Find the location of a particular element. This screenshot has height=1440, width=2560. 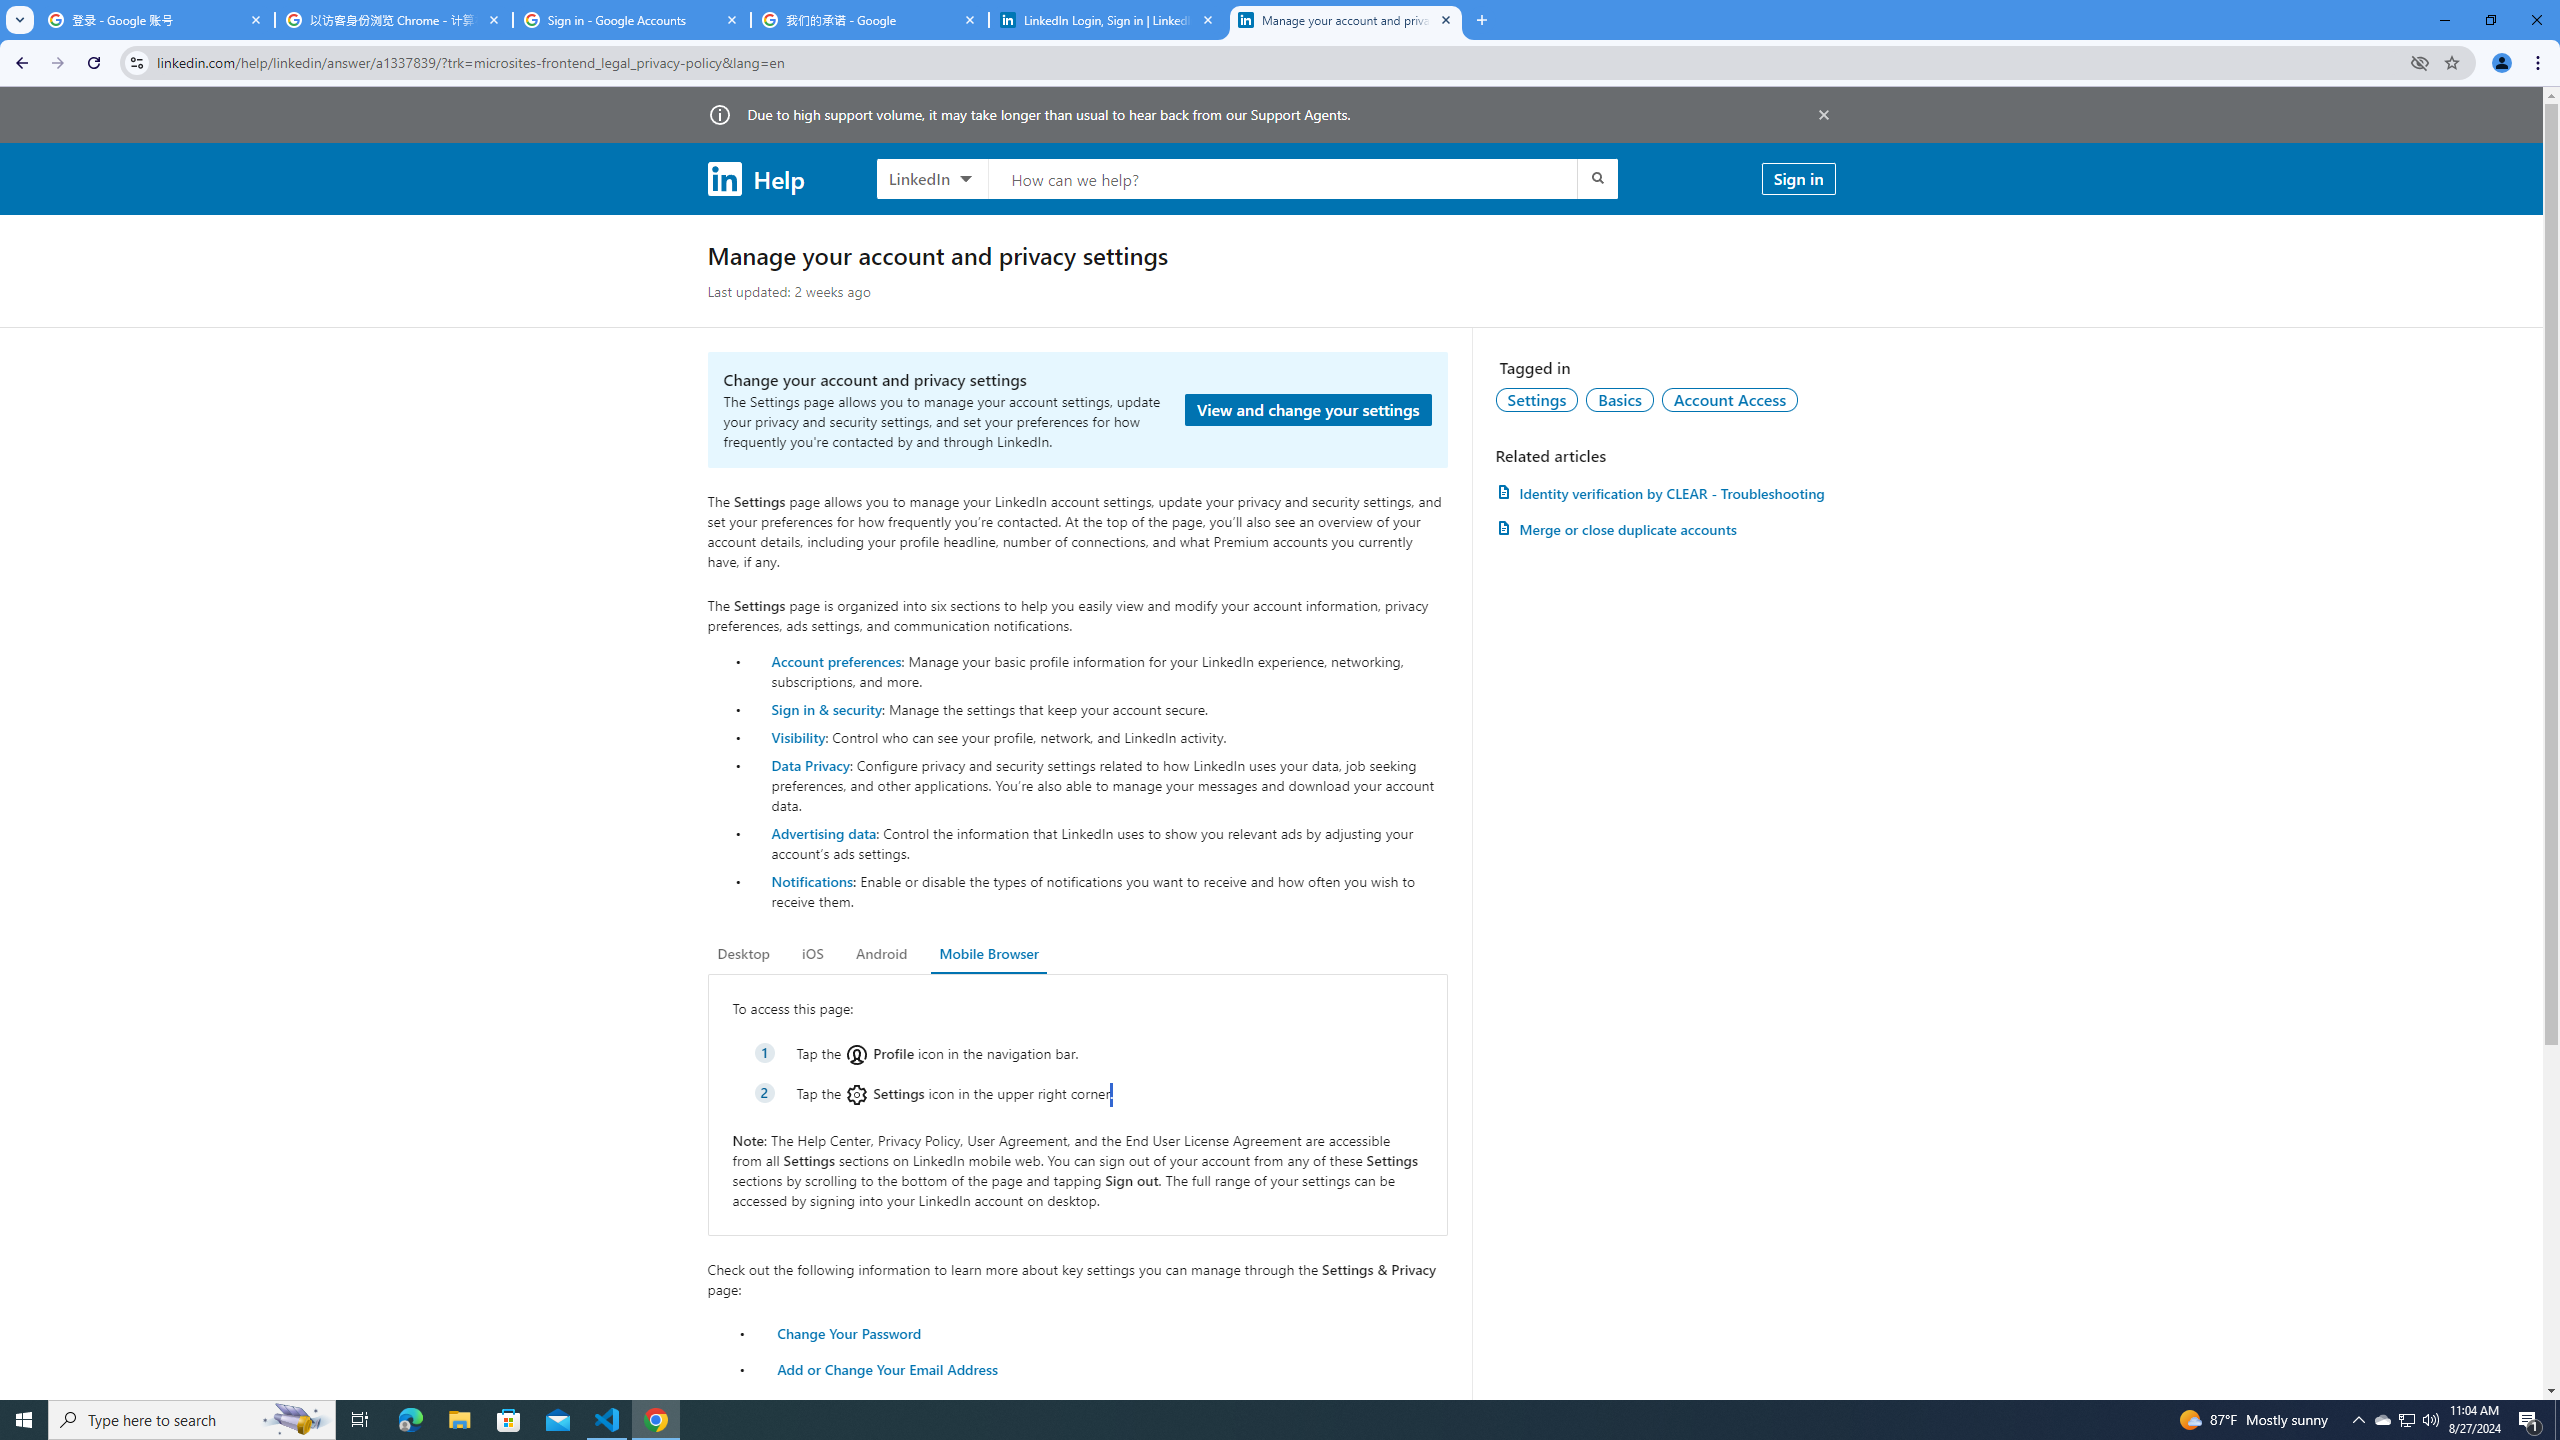

'Data Privacy' is located at coordinates (810, 763).